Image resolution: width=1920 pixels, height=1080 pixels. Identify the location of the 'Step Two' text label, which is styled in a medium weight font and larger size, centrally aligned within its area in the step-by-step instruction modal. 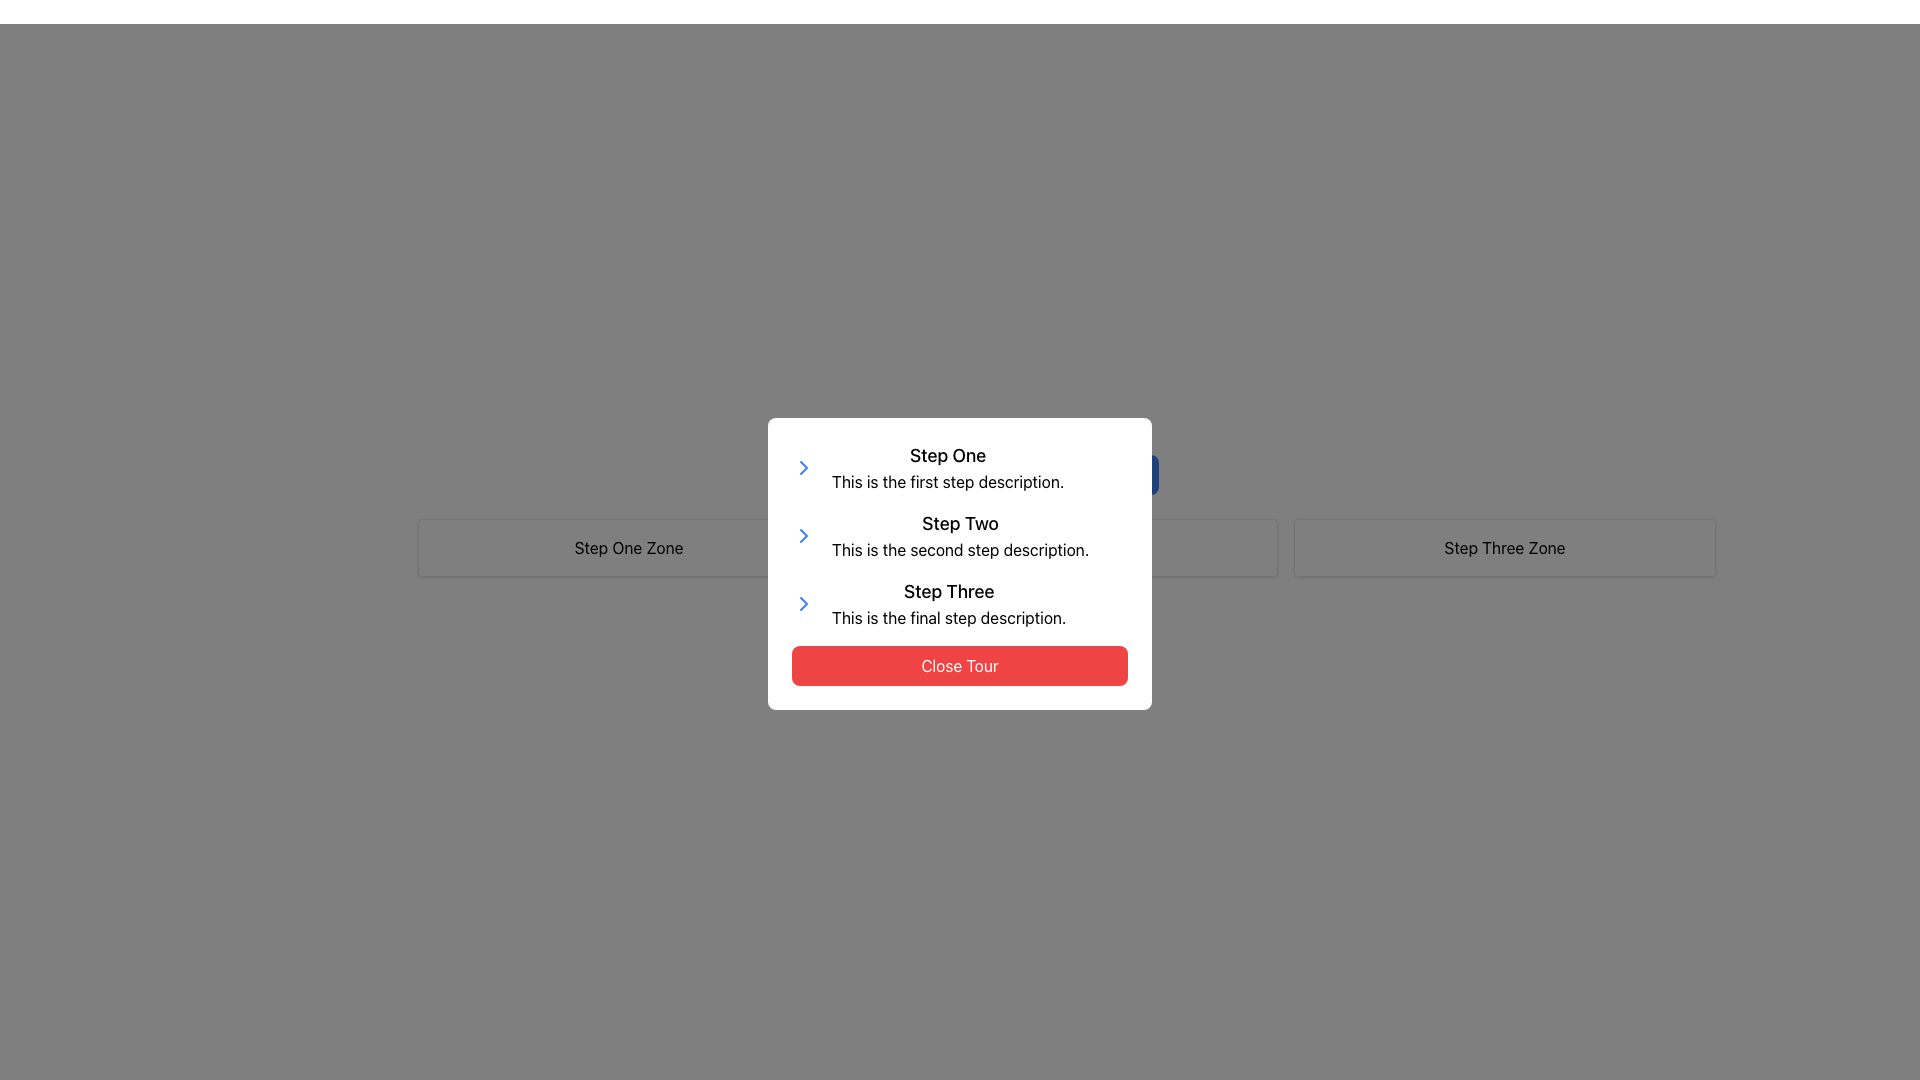
(960, 523).